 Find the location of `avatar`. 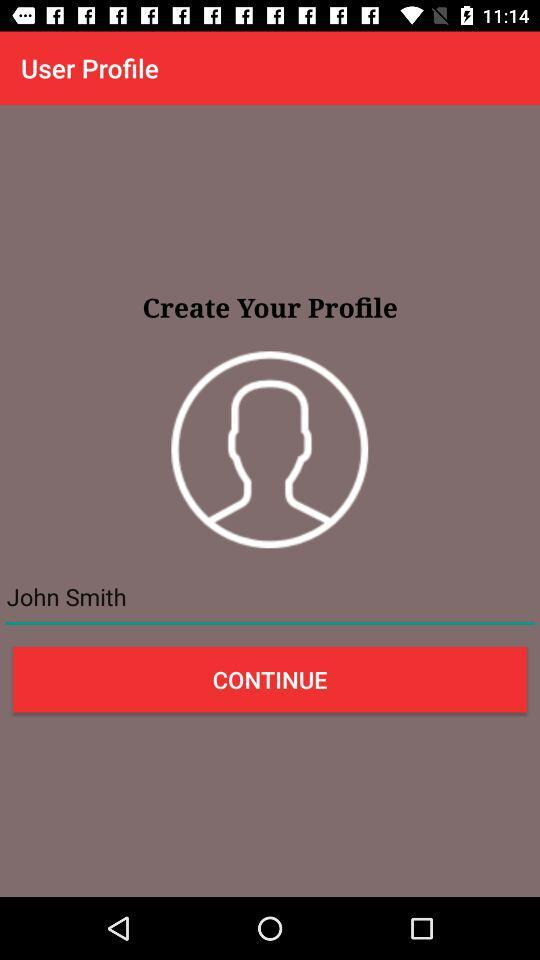

avatar is located at coordinates (269, 449).